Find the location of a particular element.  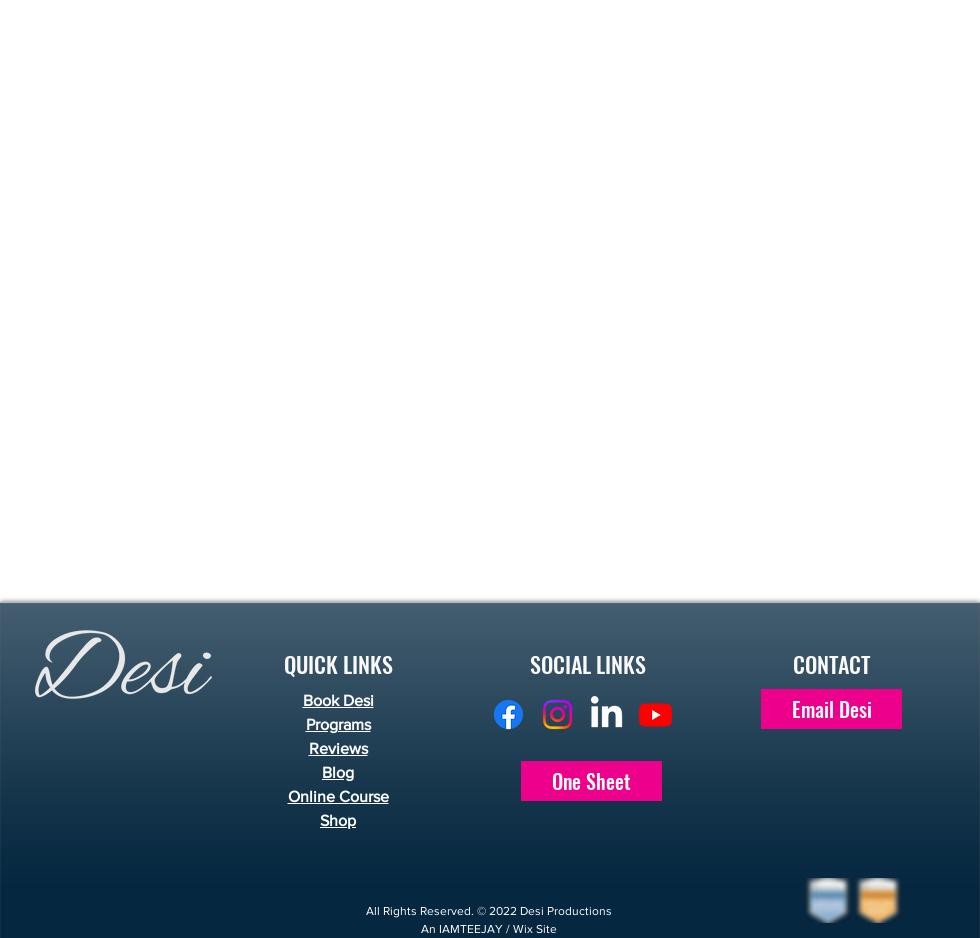

'ms' is located at coordinates (359, 723).